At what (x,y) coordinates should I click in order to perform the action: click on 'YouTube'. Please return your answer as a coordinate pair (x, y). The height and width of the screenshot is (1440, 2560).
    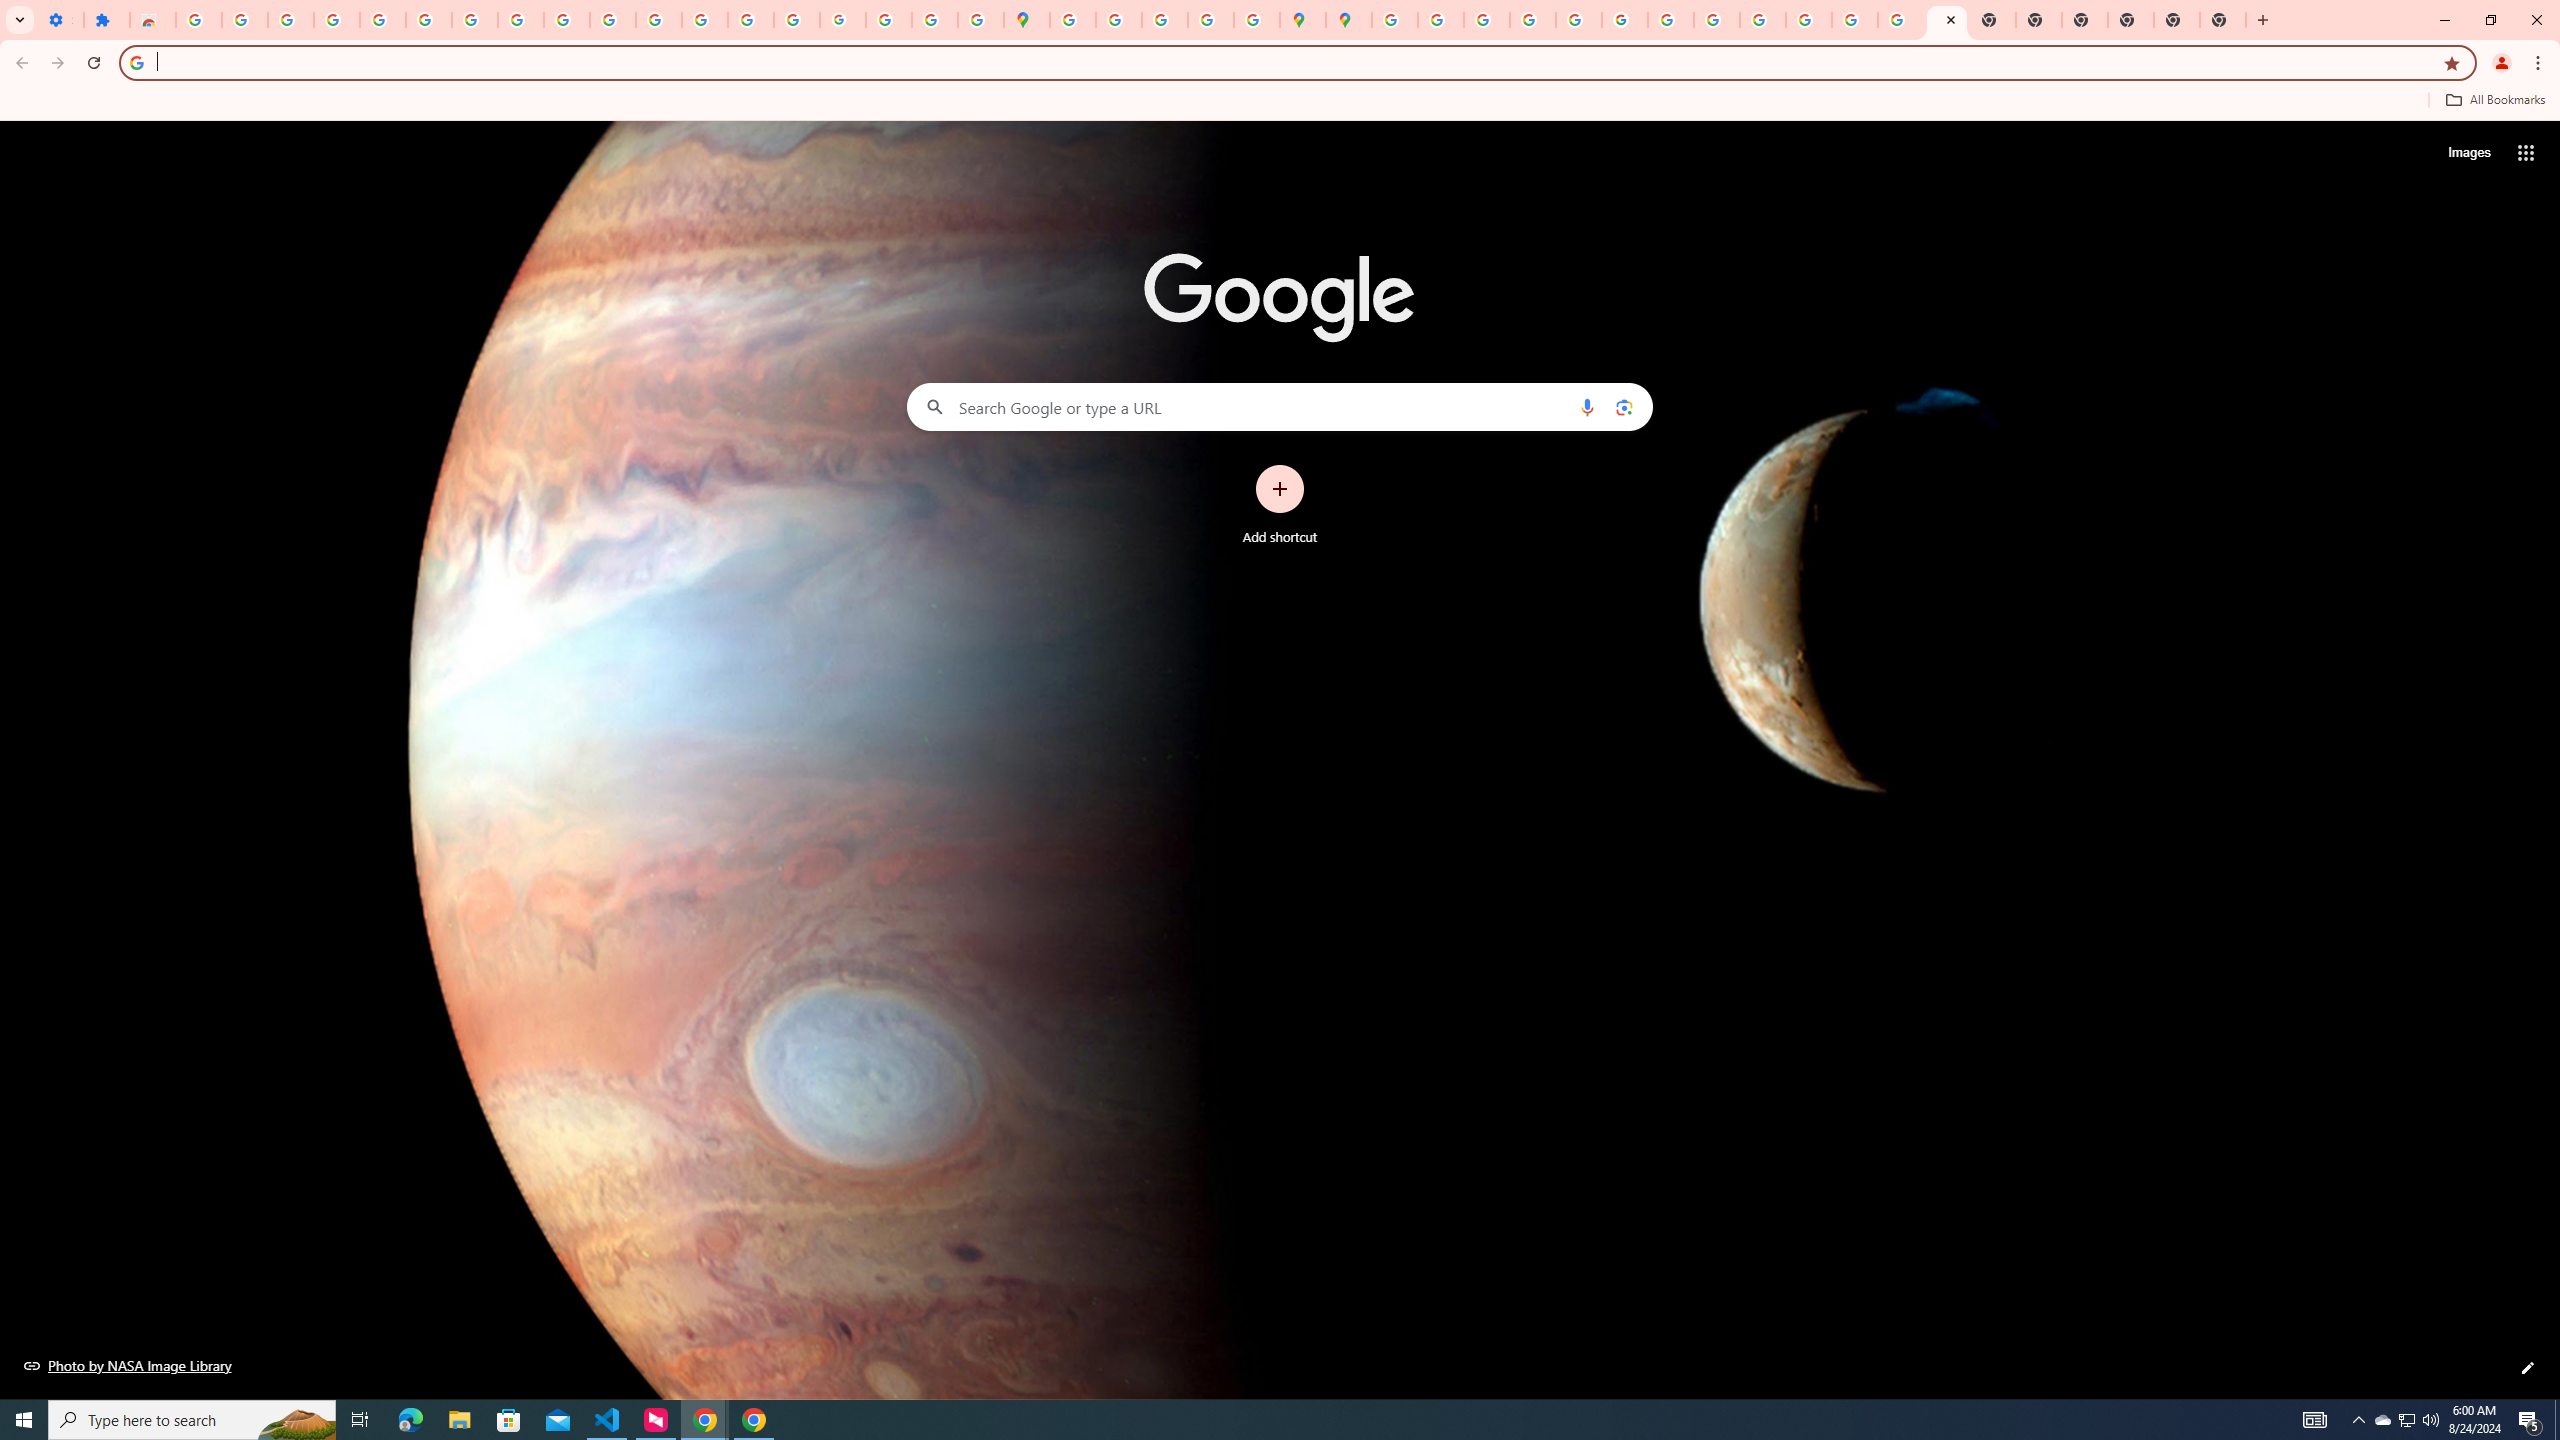
    Looking at the image, I should click on (1670, 19).